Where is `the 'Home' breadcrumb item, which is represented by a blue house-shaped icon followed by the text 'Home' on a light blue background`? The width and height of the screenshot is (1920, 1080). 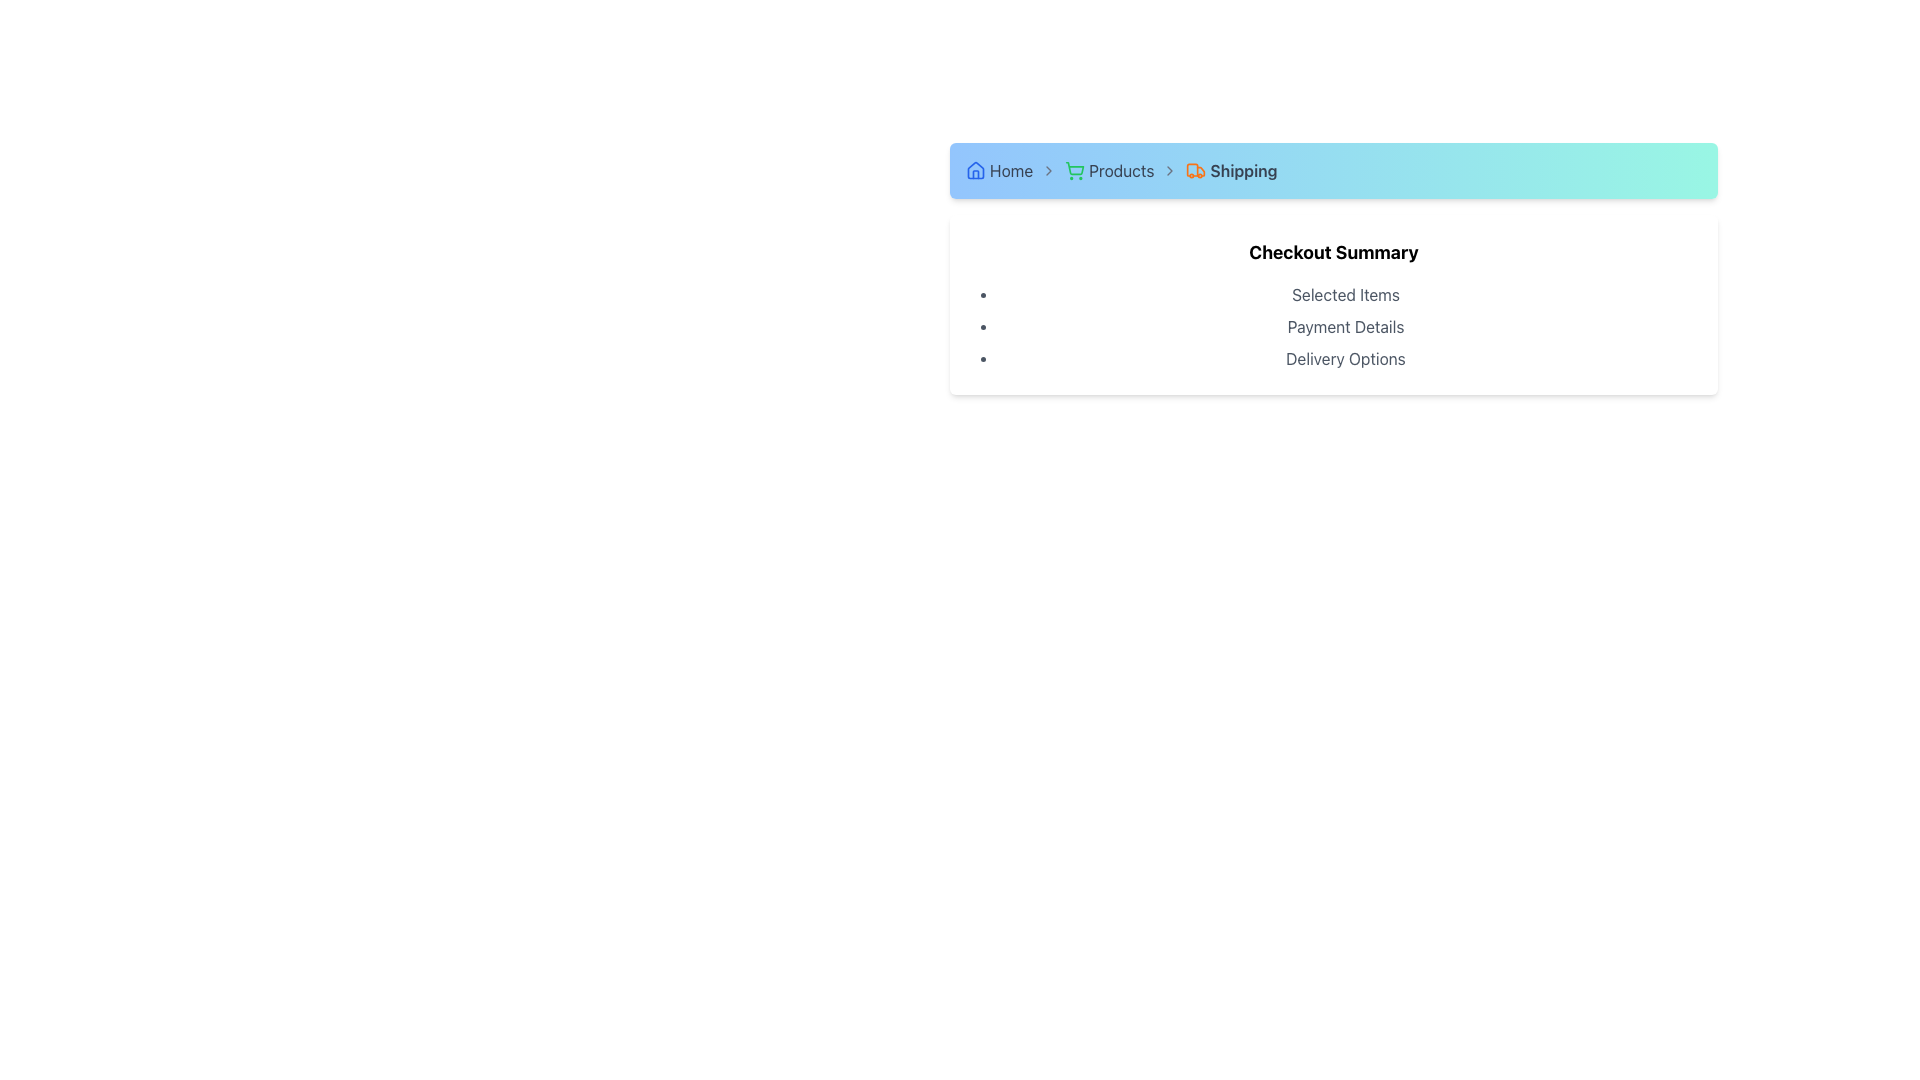
the 'Home' breadcrumb item, which is represented by a blue house-shaped icon followed by the text 'Home' on a light blue background is located at coordinates (999, 169).